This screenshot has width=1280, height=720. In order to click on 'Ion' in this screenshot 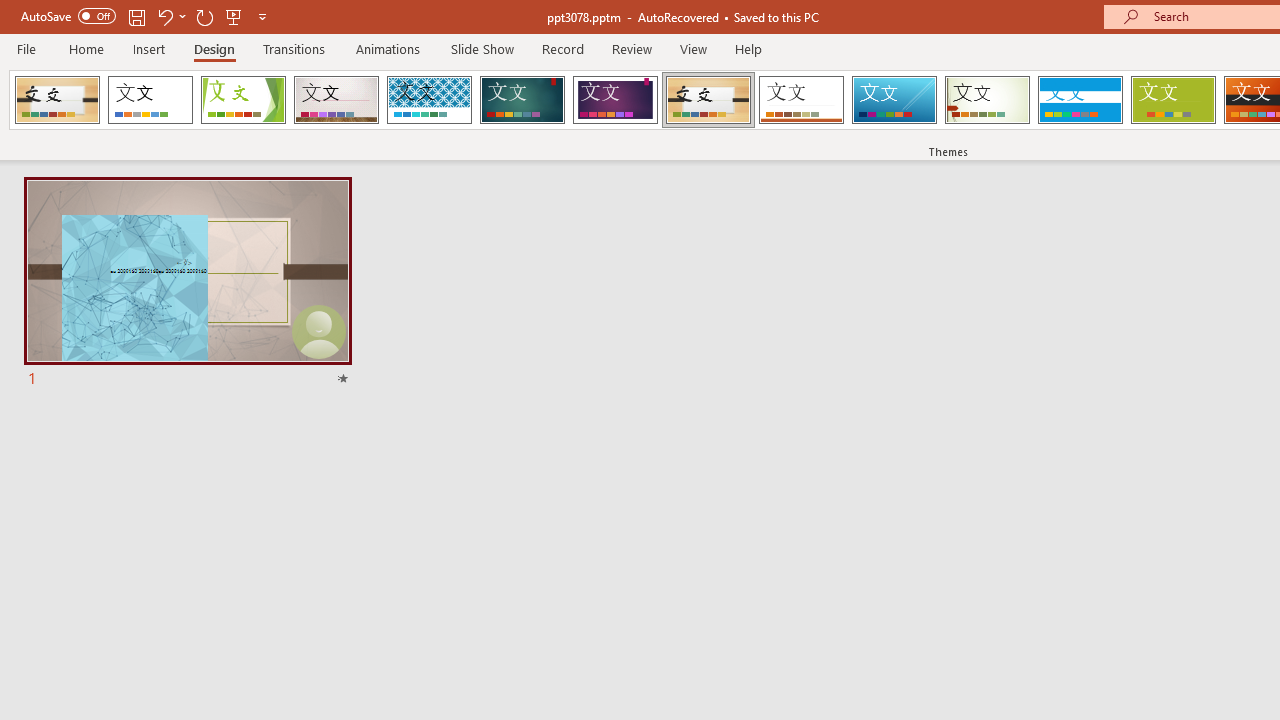, I will do `click(522, 100)`.